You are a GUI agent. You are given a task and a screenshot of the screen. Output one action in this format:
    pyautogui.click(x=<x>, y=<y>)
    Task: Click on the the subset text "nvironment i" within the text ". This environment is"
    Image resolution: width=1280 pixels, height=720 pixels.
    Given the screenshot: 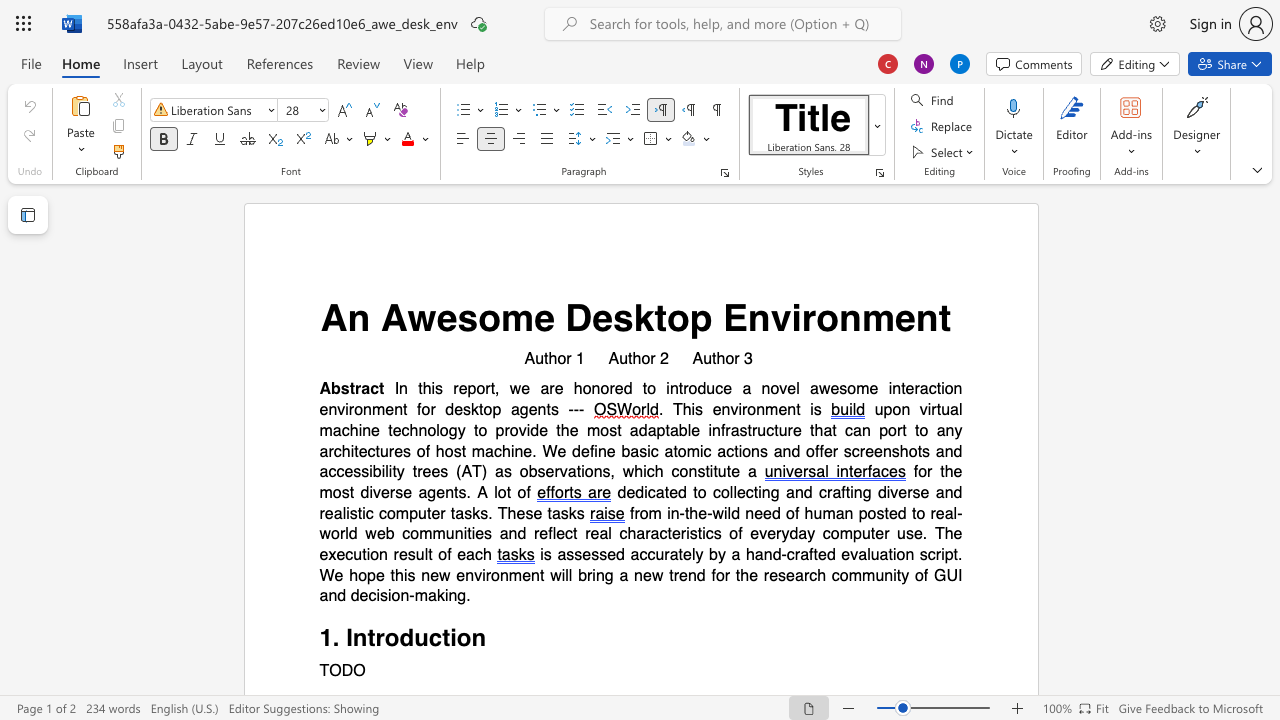 What is the action you would take?
    pyautogui.click(x=720, y=409)
    